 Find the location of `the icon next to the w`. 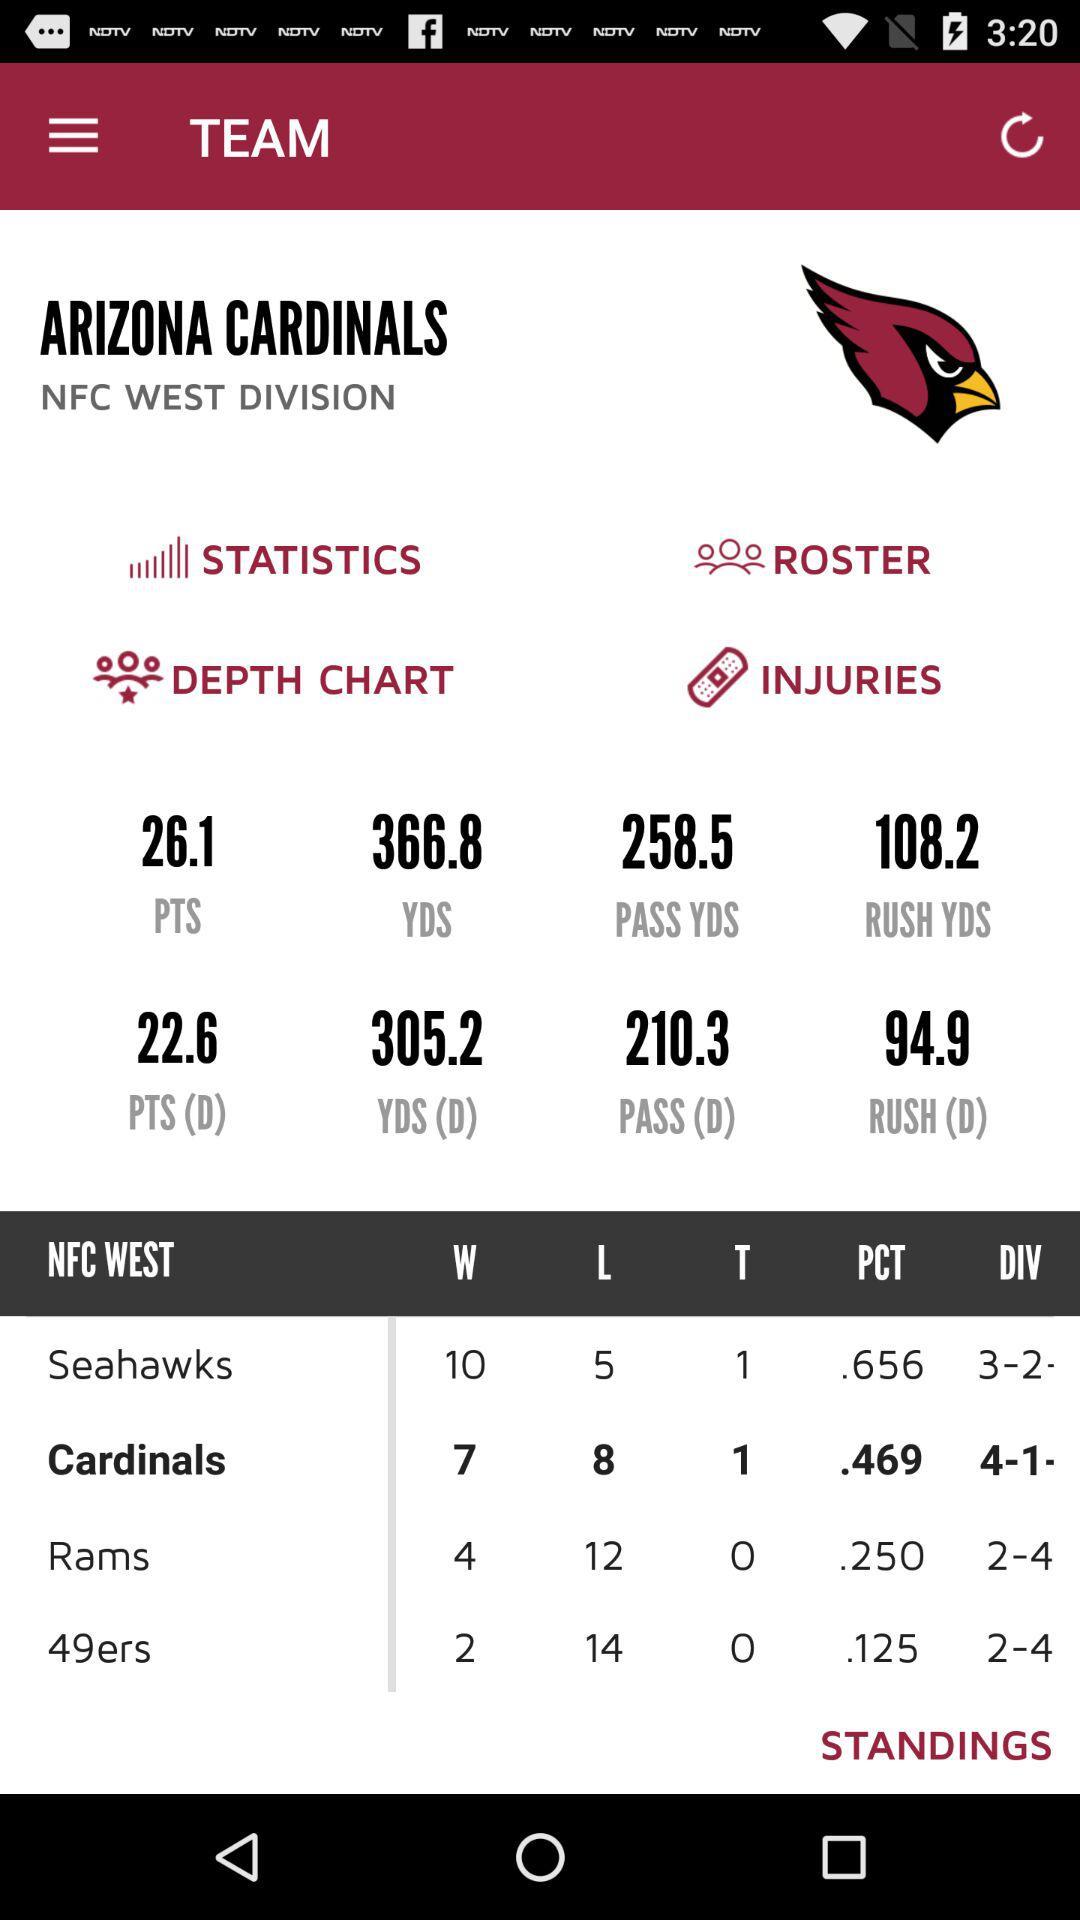

the icon next to the w is located at coordinates (603, 1262).